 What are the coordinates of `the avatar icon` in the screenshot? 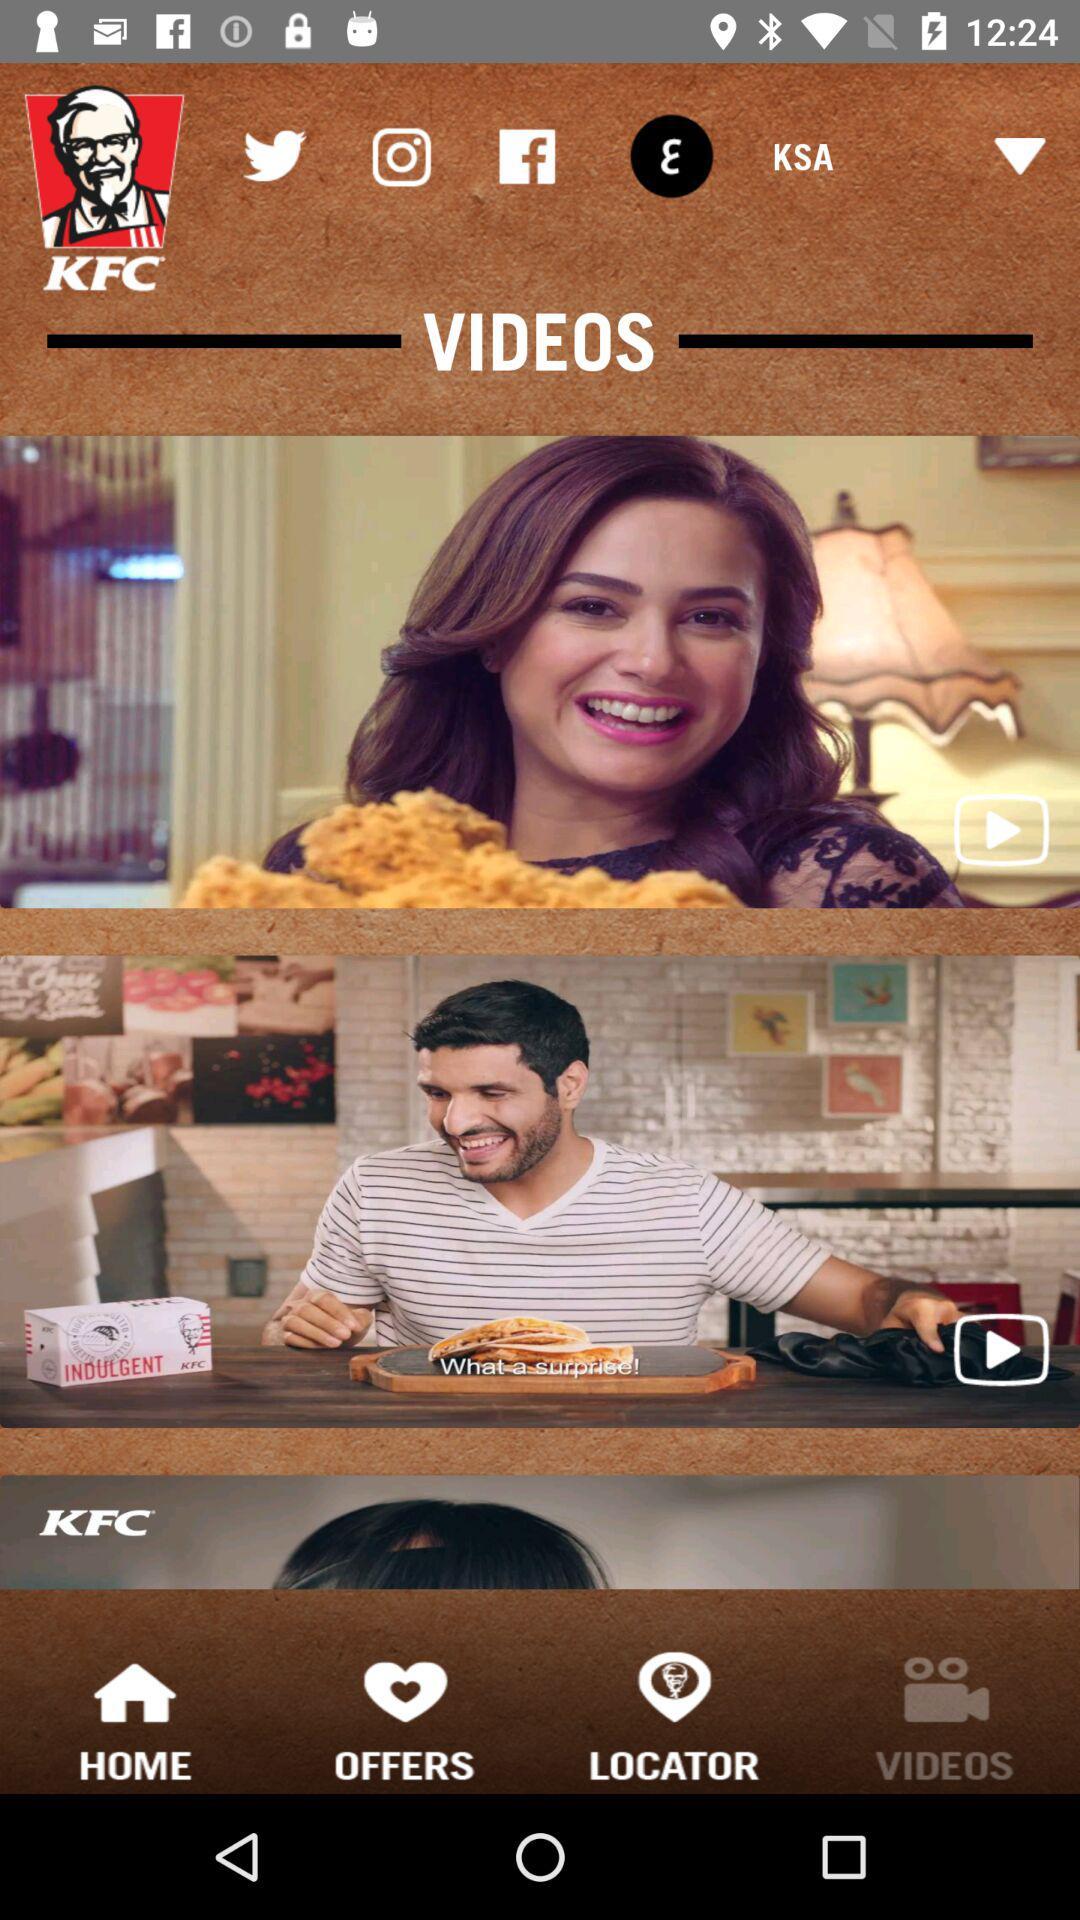 It's located at (104, 188).